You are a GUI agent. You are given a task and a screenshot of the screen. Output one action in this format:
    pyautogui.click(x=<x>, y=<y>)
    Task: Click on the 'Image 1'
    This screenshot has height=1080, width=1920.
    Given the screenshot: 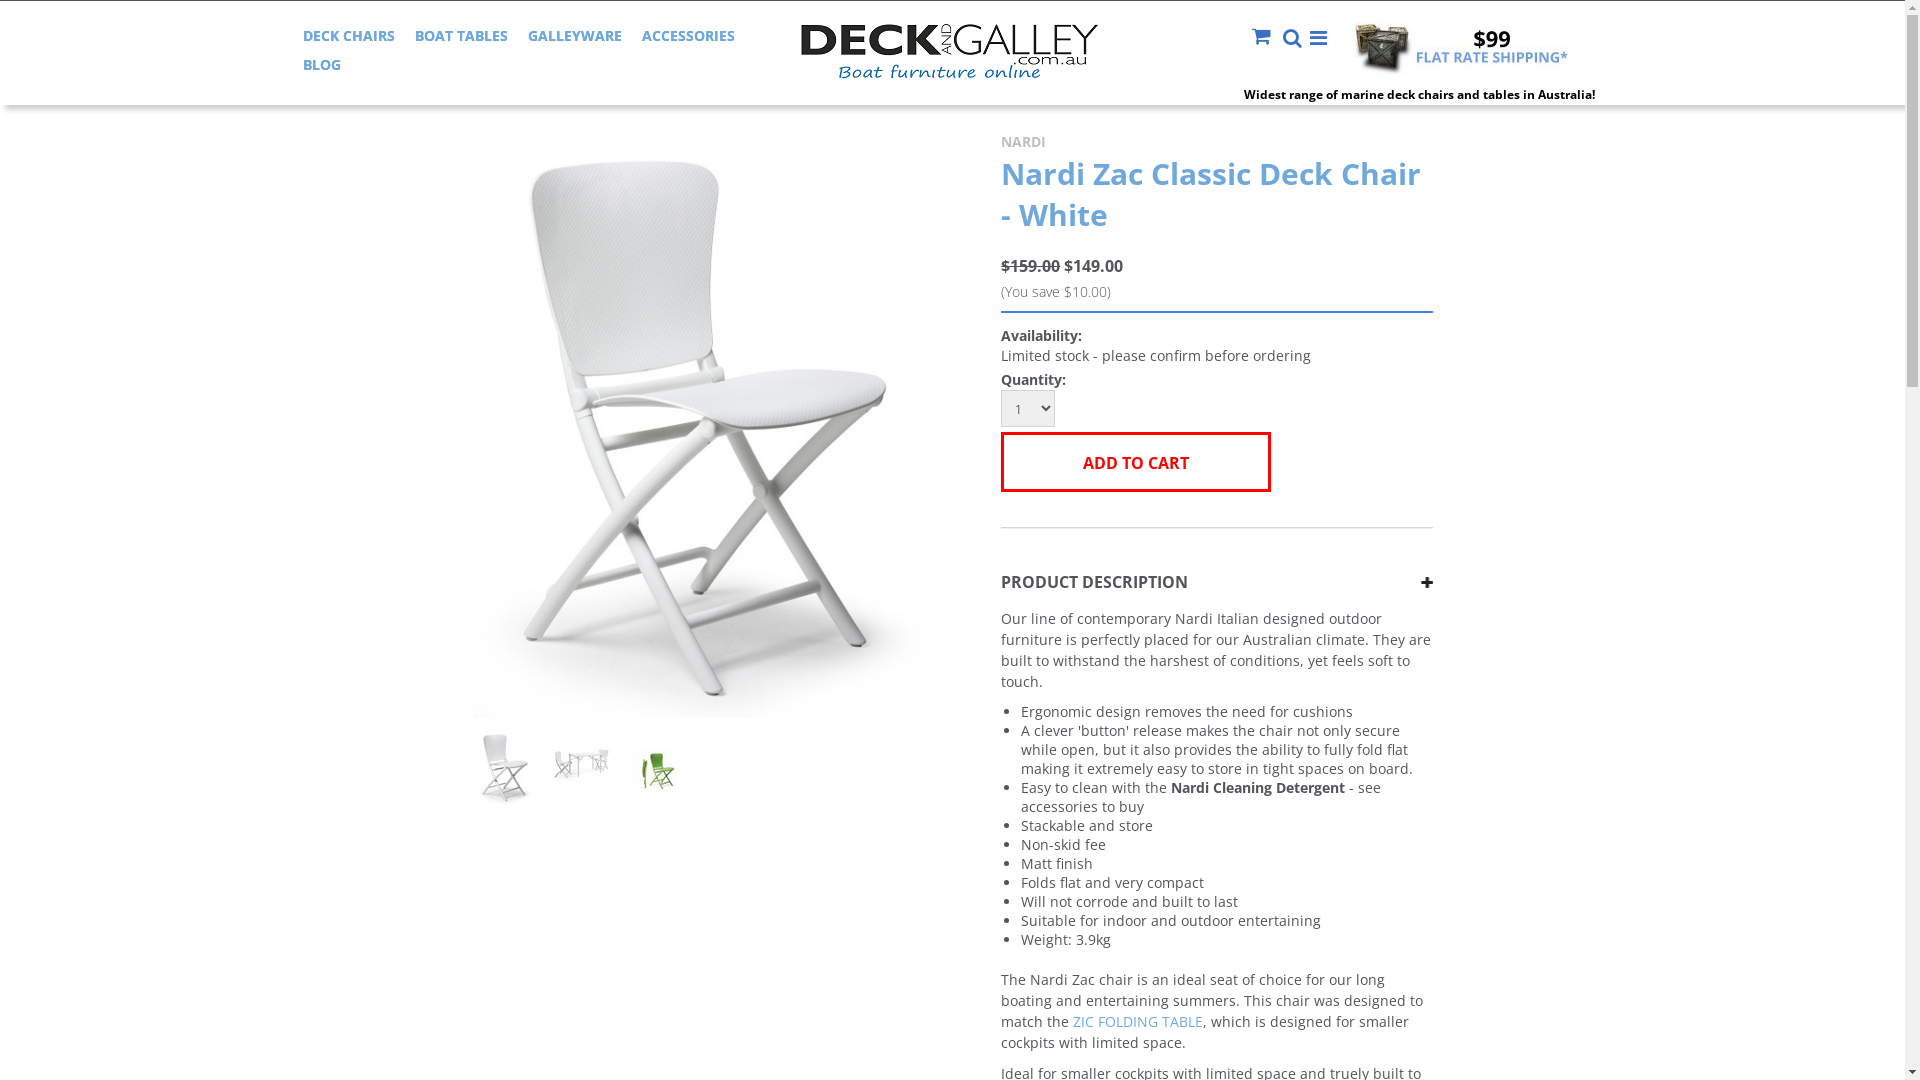 What is the action you would take?
    pyautogui.click(x=505, y=766)
    